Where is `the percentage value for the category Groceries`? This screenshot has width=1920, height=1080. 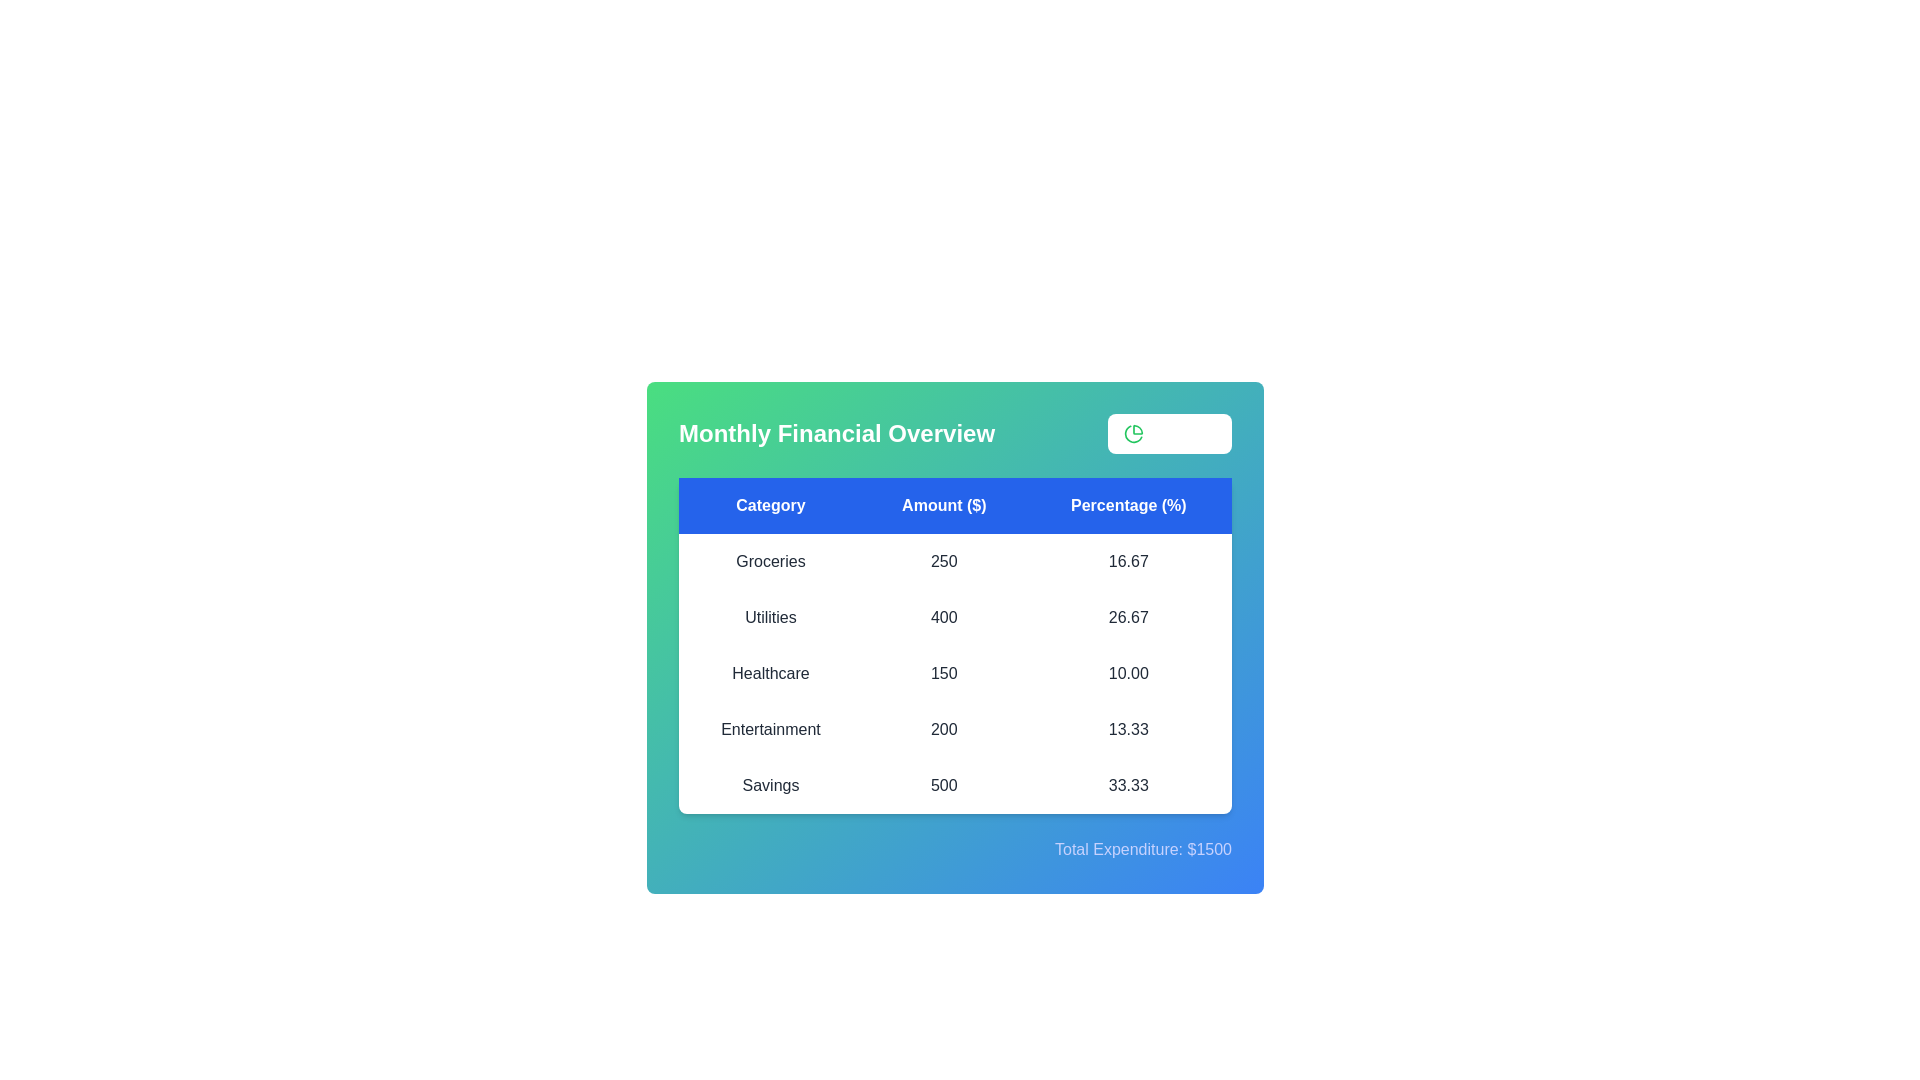
the percentage value for the category Groceries is located at coordinates (1128, 562).